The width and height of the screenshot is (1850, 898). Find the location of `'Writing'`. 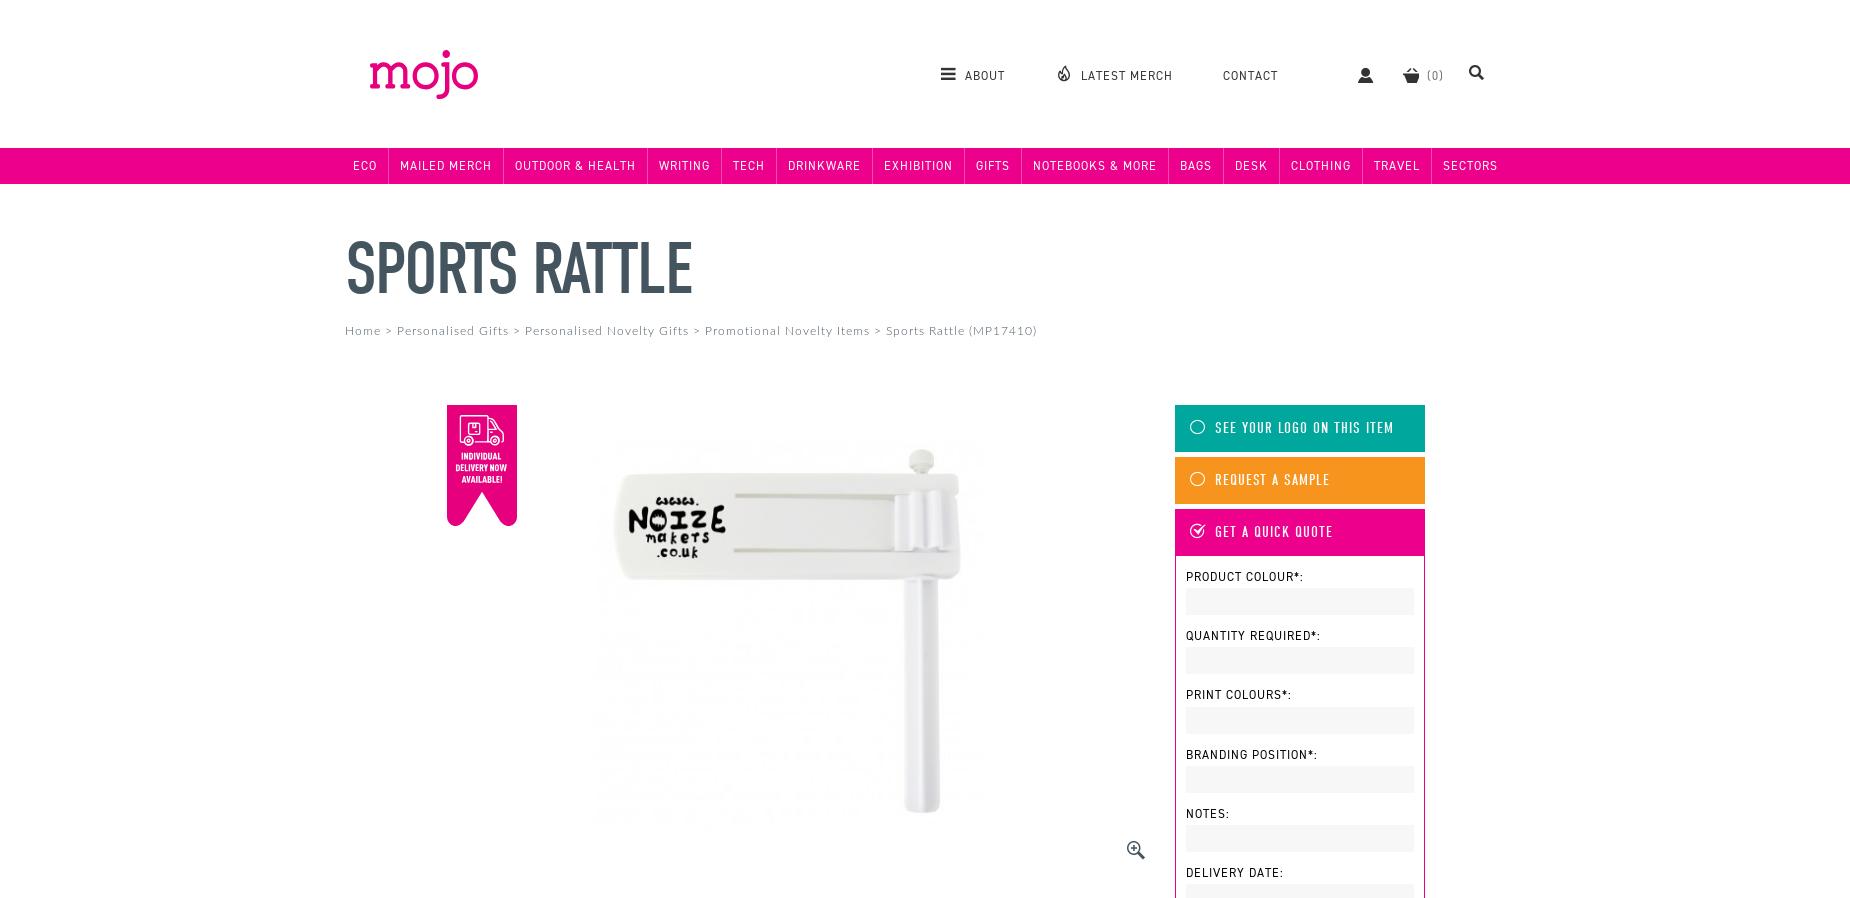

'Writing' is located at coordinates (683, 165).